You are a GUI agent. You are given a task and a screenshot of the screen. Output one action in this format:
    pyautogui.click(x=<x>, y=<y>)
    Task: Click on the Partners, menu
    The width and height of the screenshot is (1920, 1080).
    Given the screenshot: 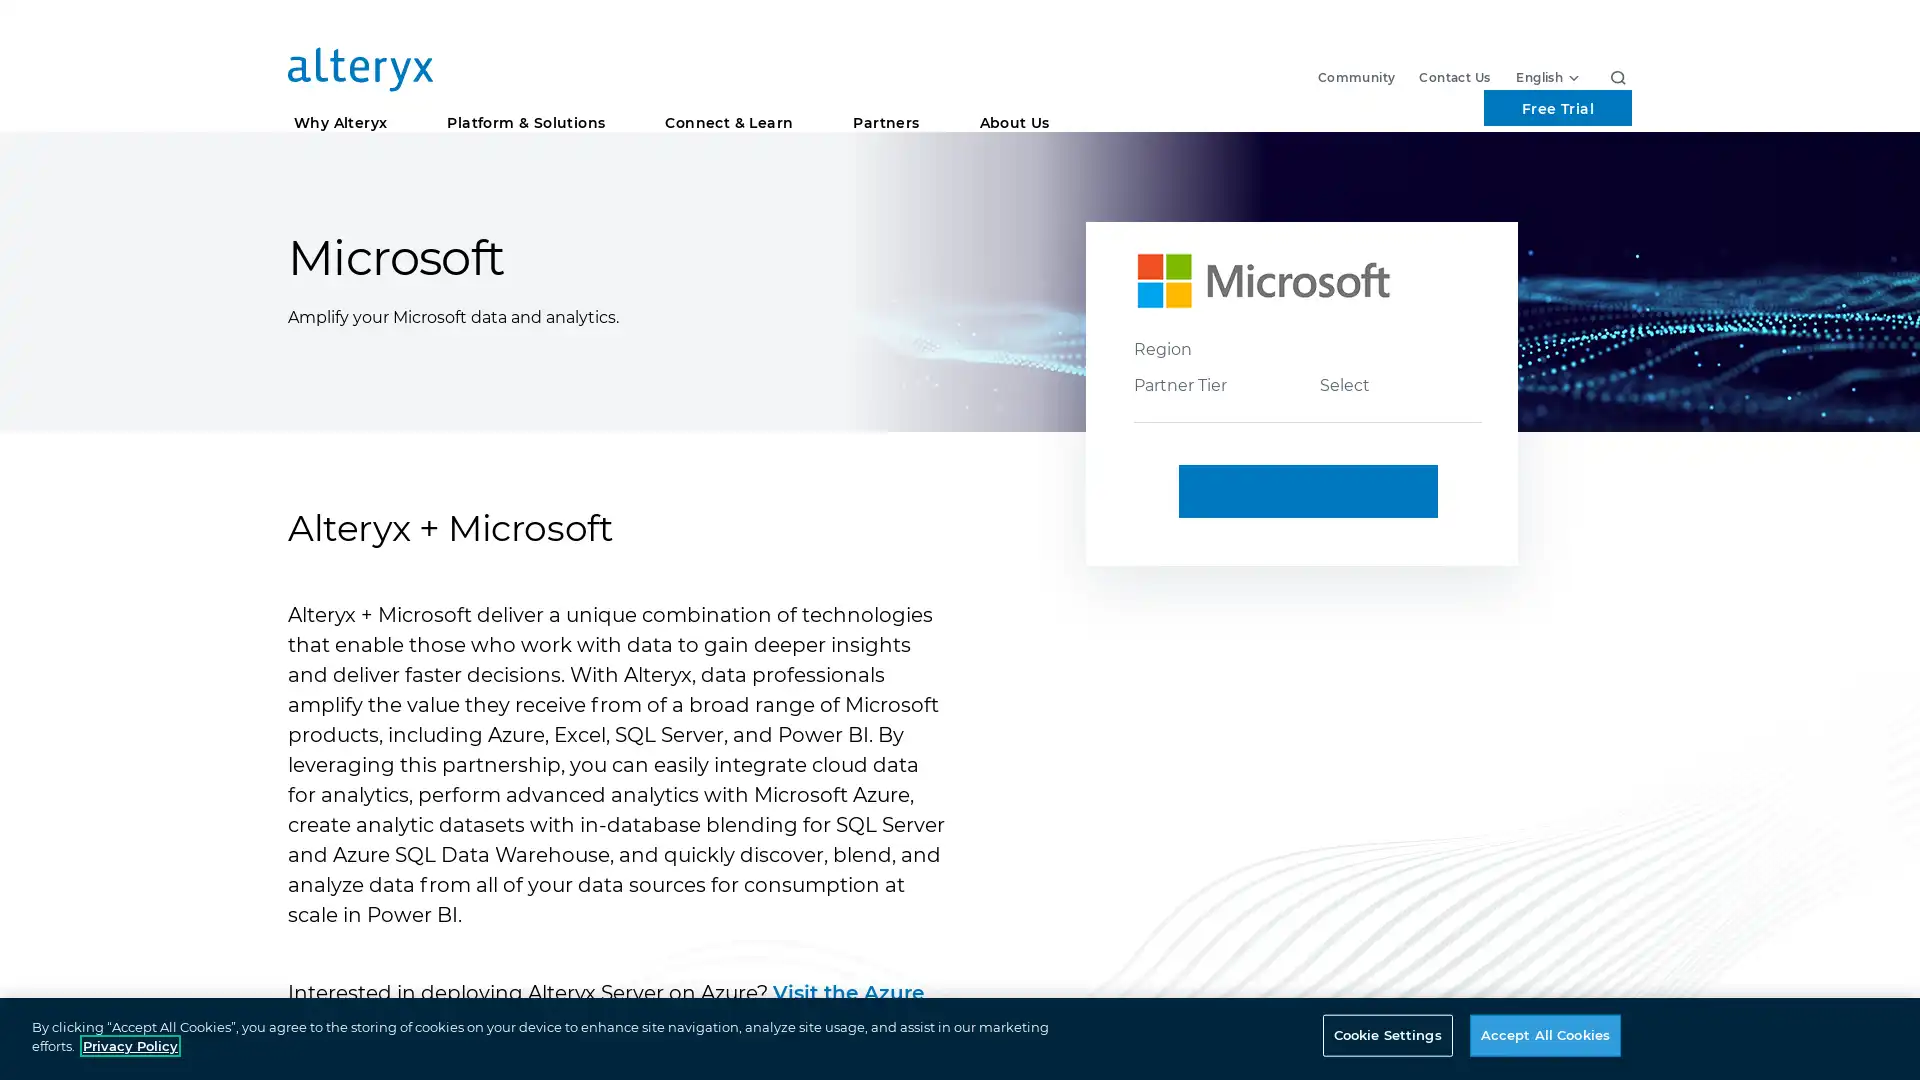 What is the action you would take?
    pyautogui.click(x=885, y=100)
    